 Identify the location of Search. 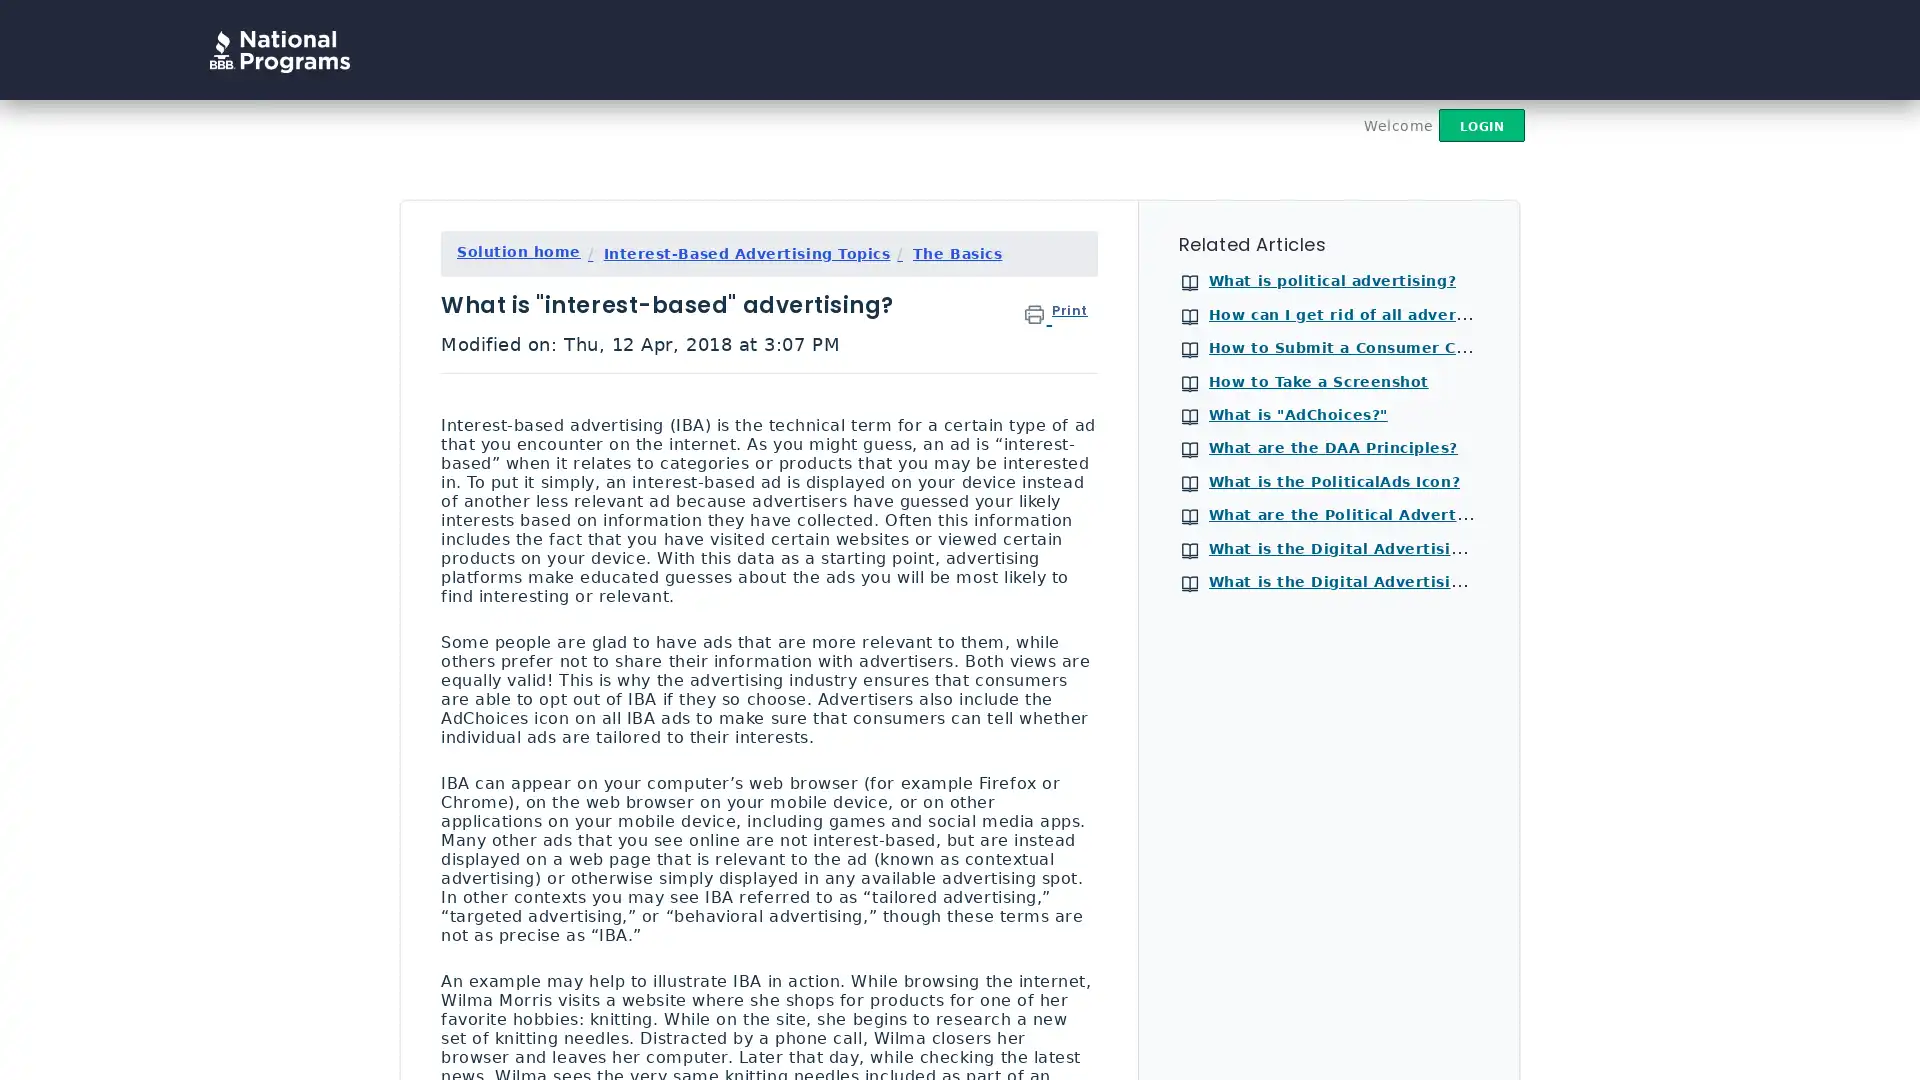
(441, 75).